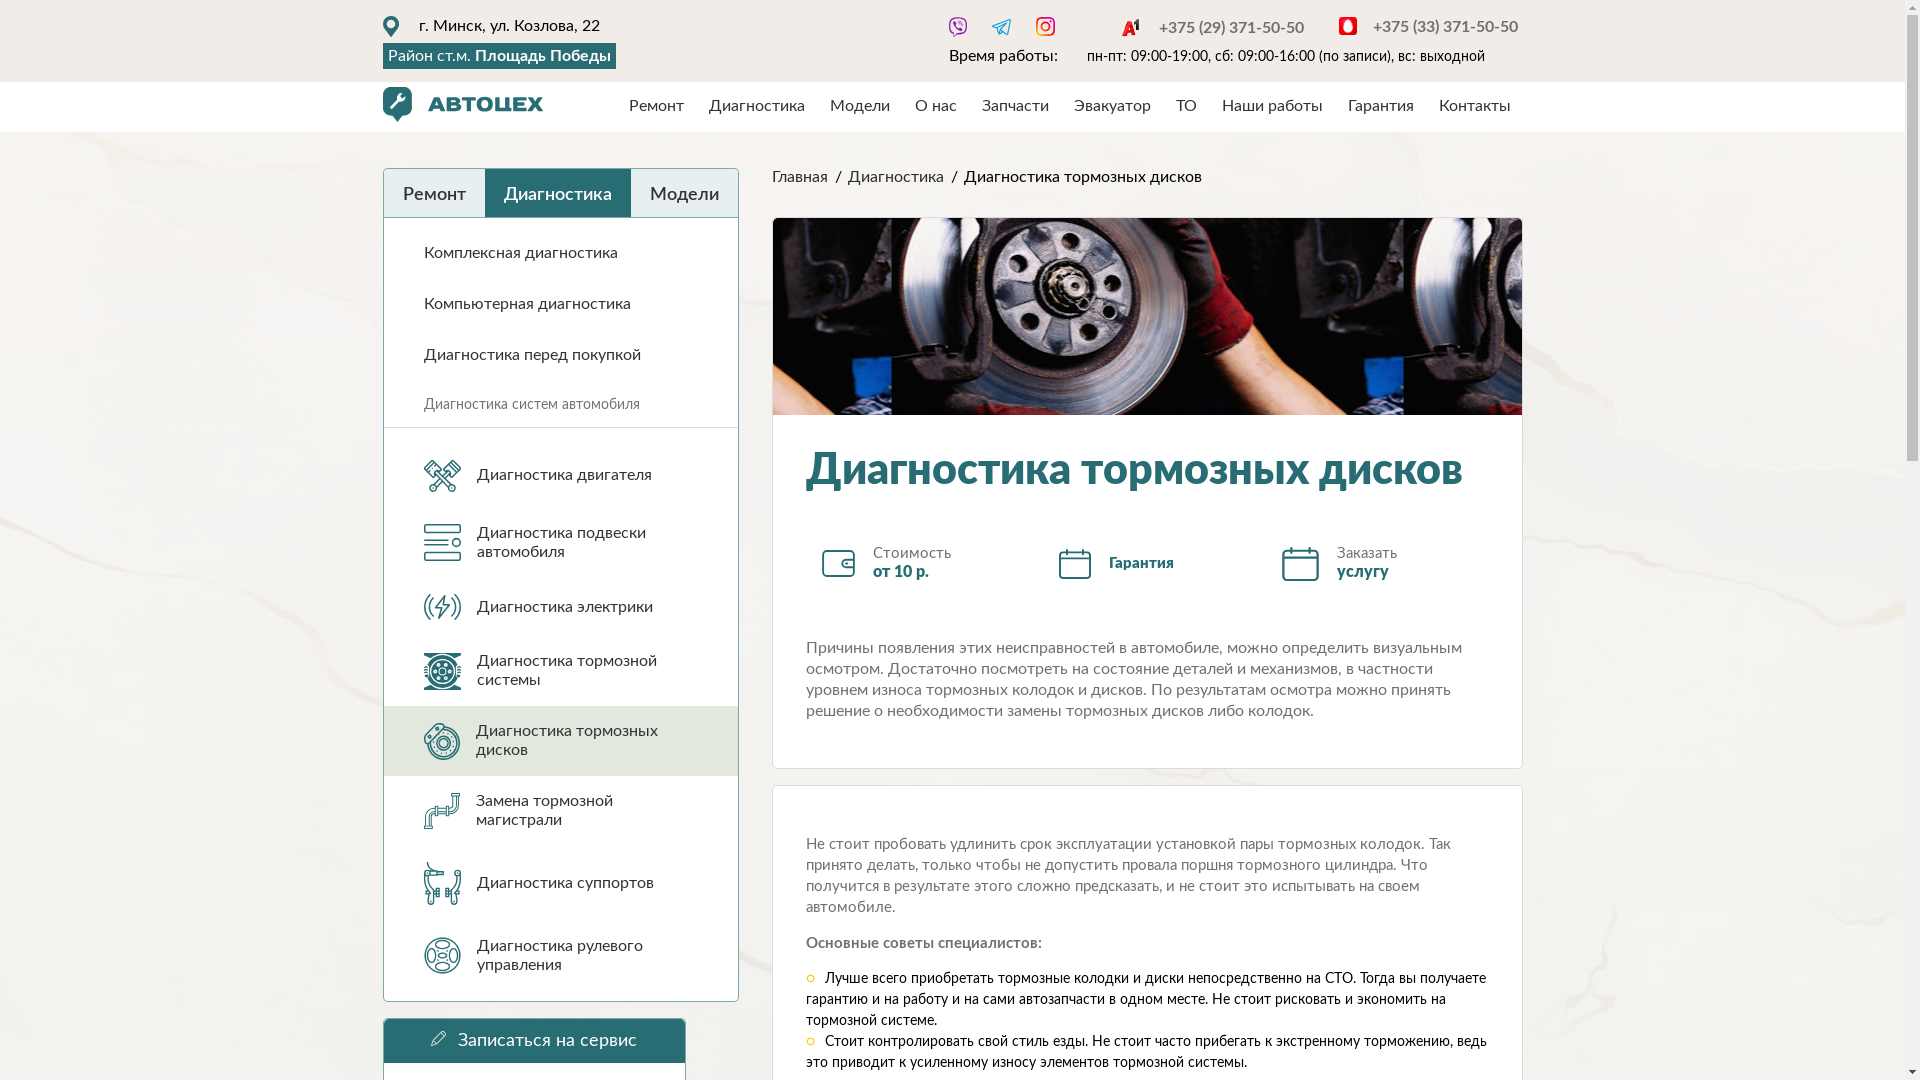 Image resolution: width=1920 pixels, height=1080 pixels. I want to click on '+375 (29) 371-50-50', so click(1208, 27).